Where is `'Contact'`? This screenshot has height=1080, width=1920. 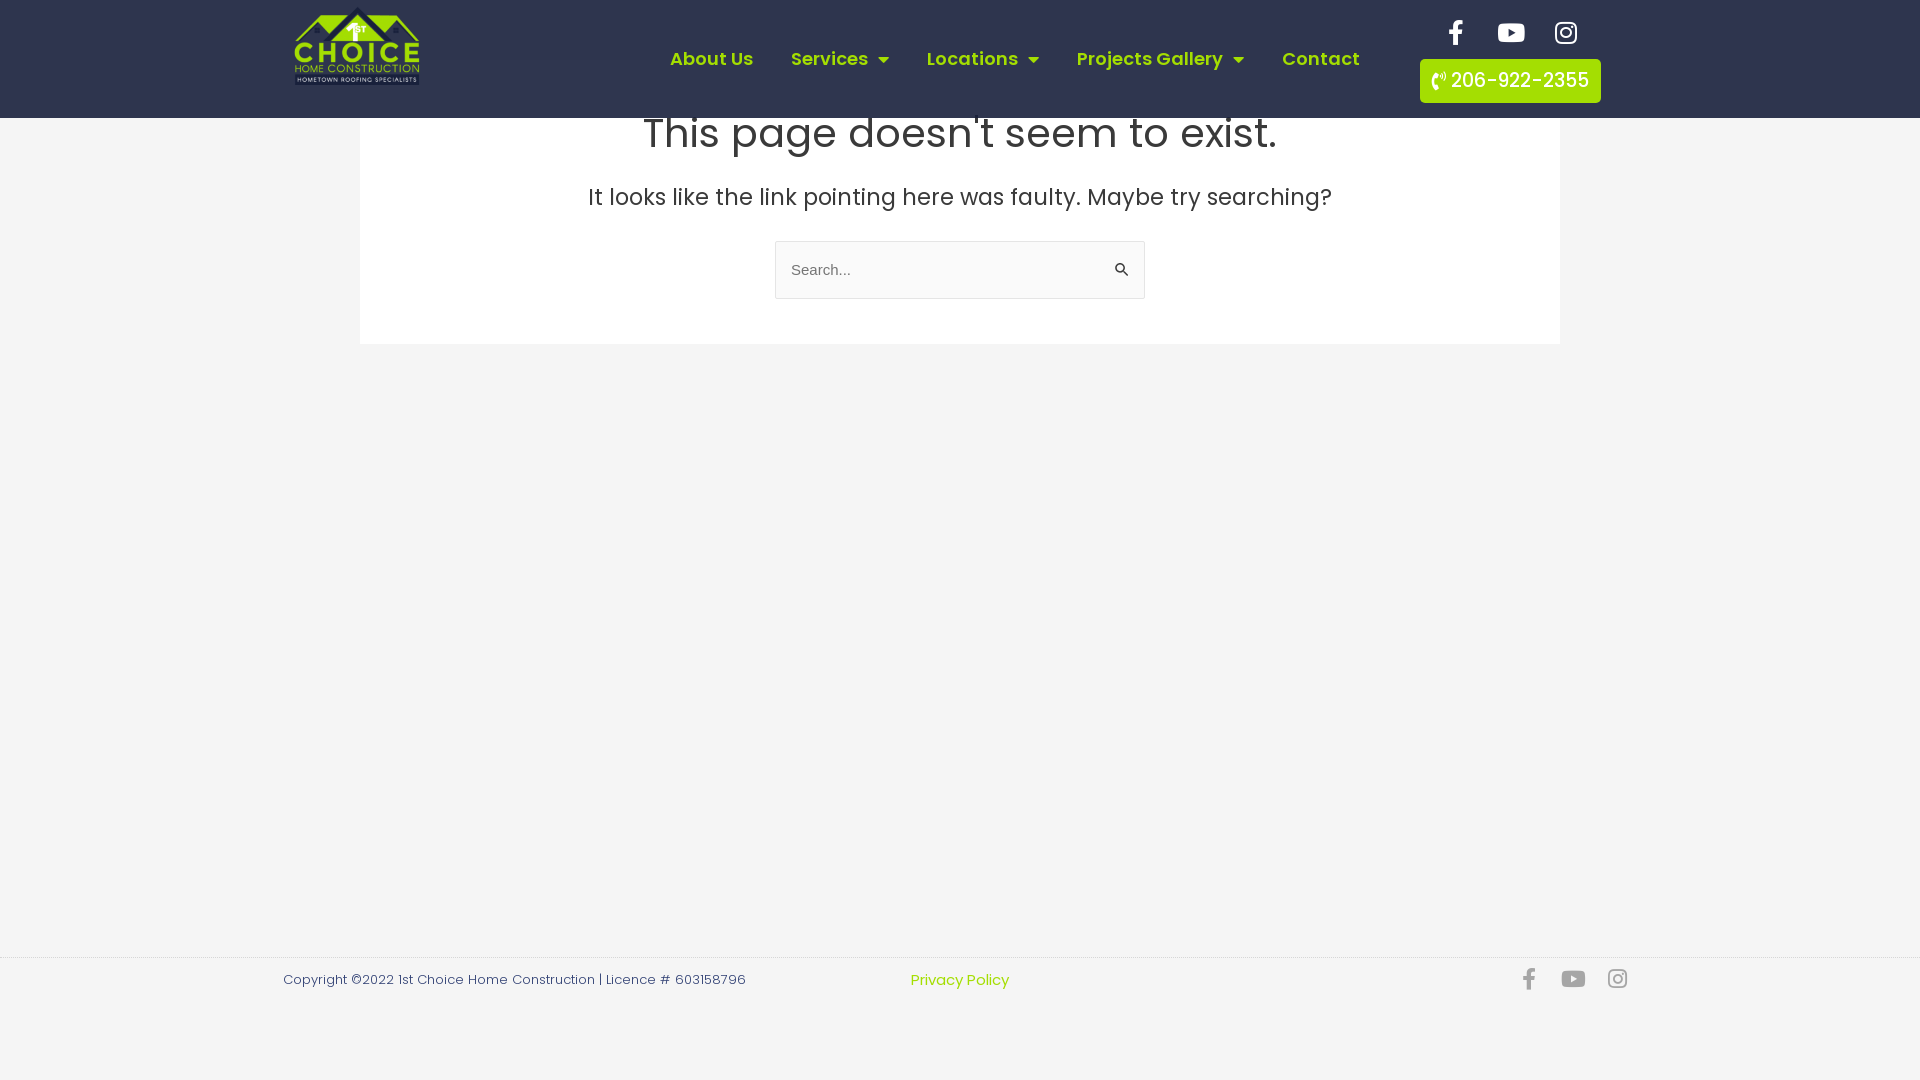
'Contact' is located at coordinates (1320, 57).